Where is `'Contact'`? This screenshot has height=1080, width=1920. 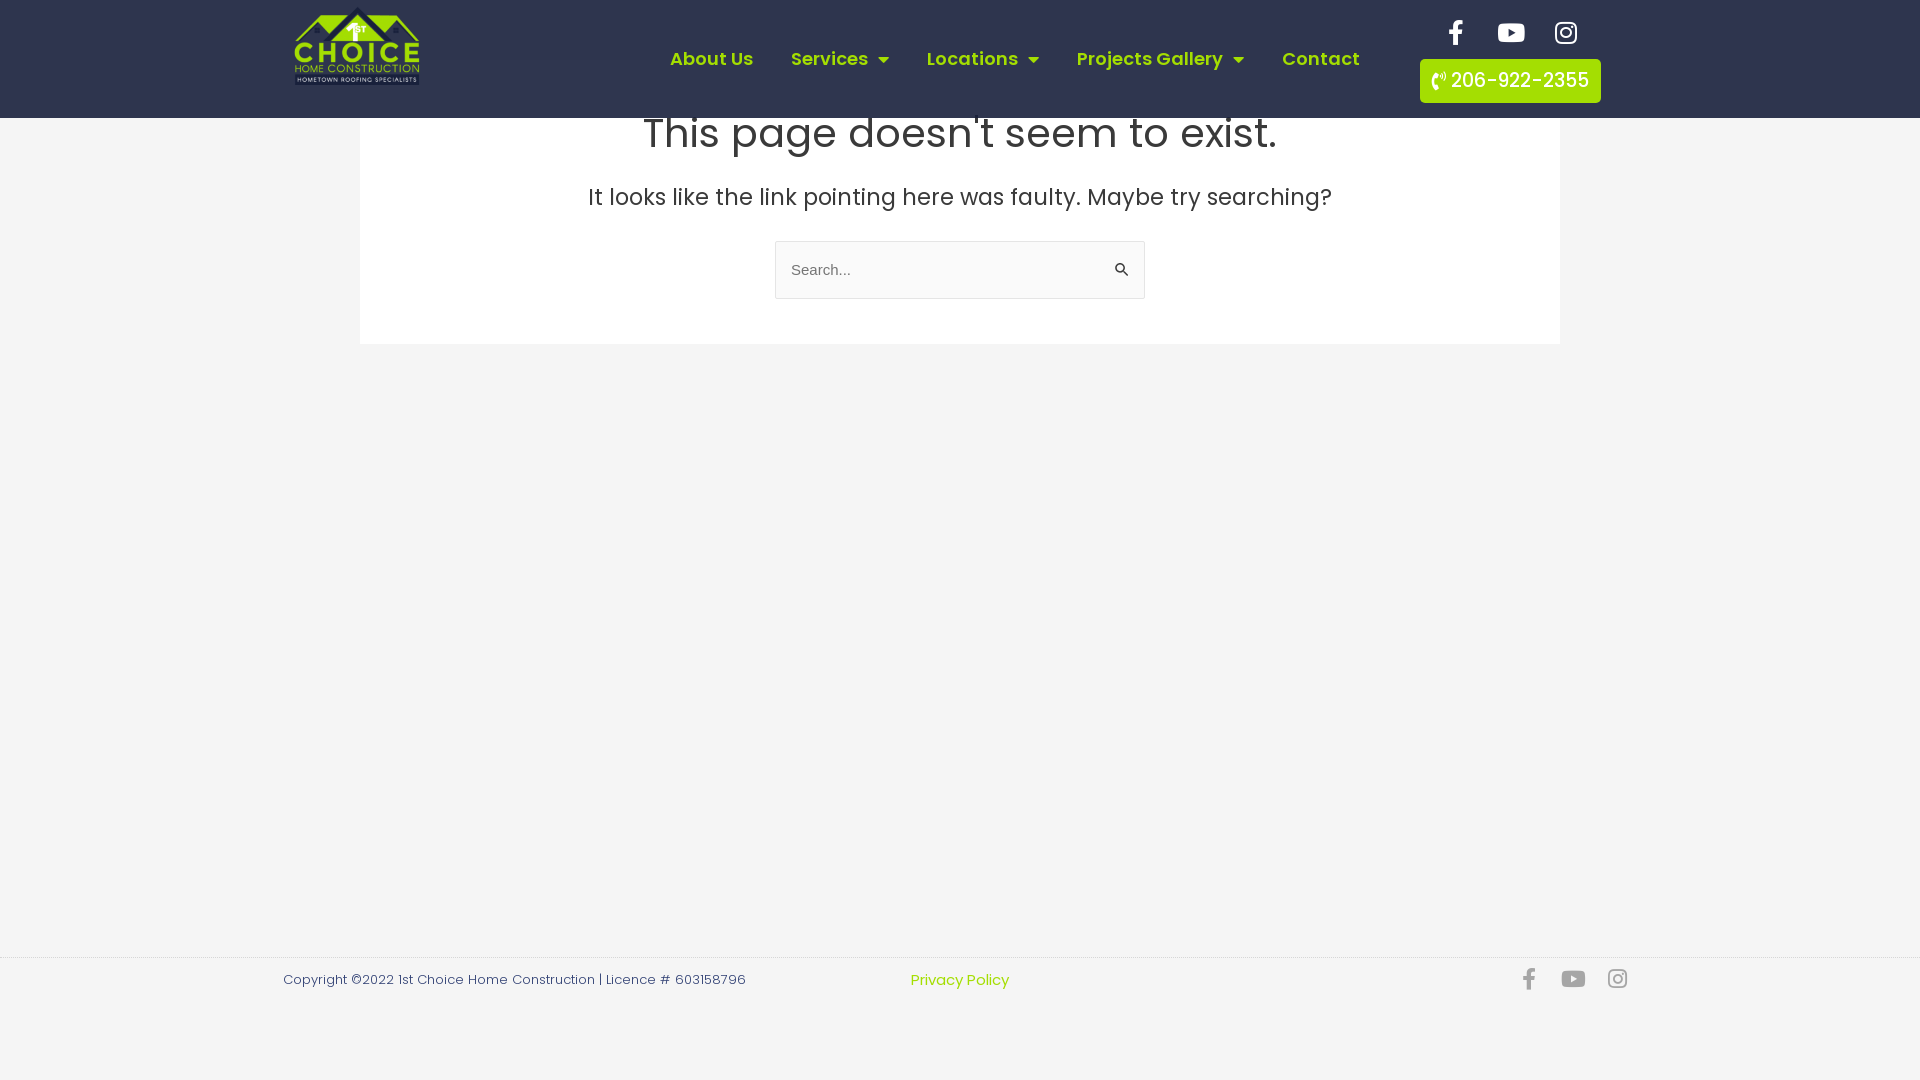
'Contact' is located at coordinates (1320, 57).